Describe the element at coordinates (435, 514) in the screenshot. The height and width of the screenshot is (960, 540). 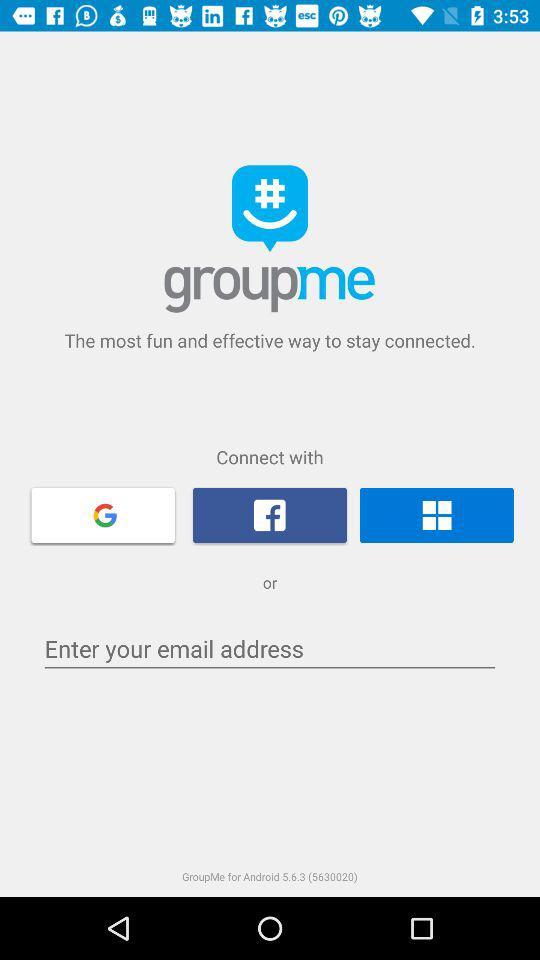
I see `connect to windows session` at that location.